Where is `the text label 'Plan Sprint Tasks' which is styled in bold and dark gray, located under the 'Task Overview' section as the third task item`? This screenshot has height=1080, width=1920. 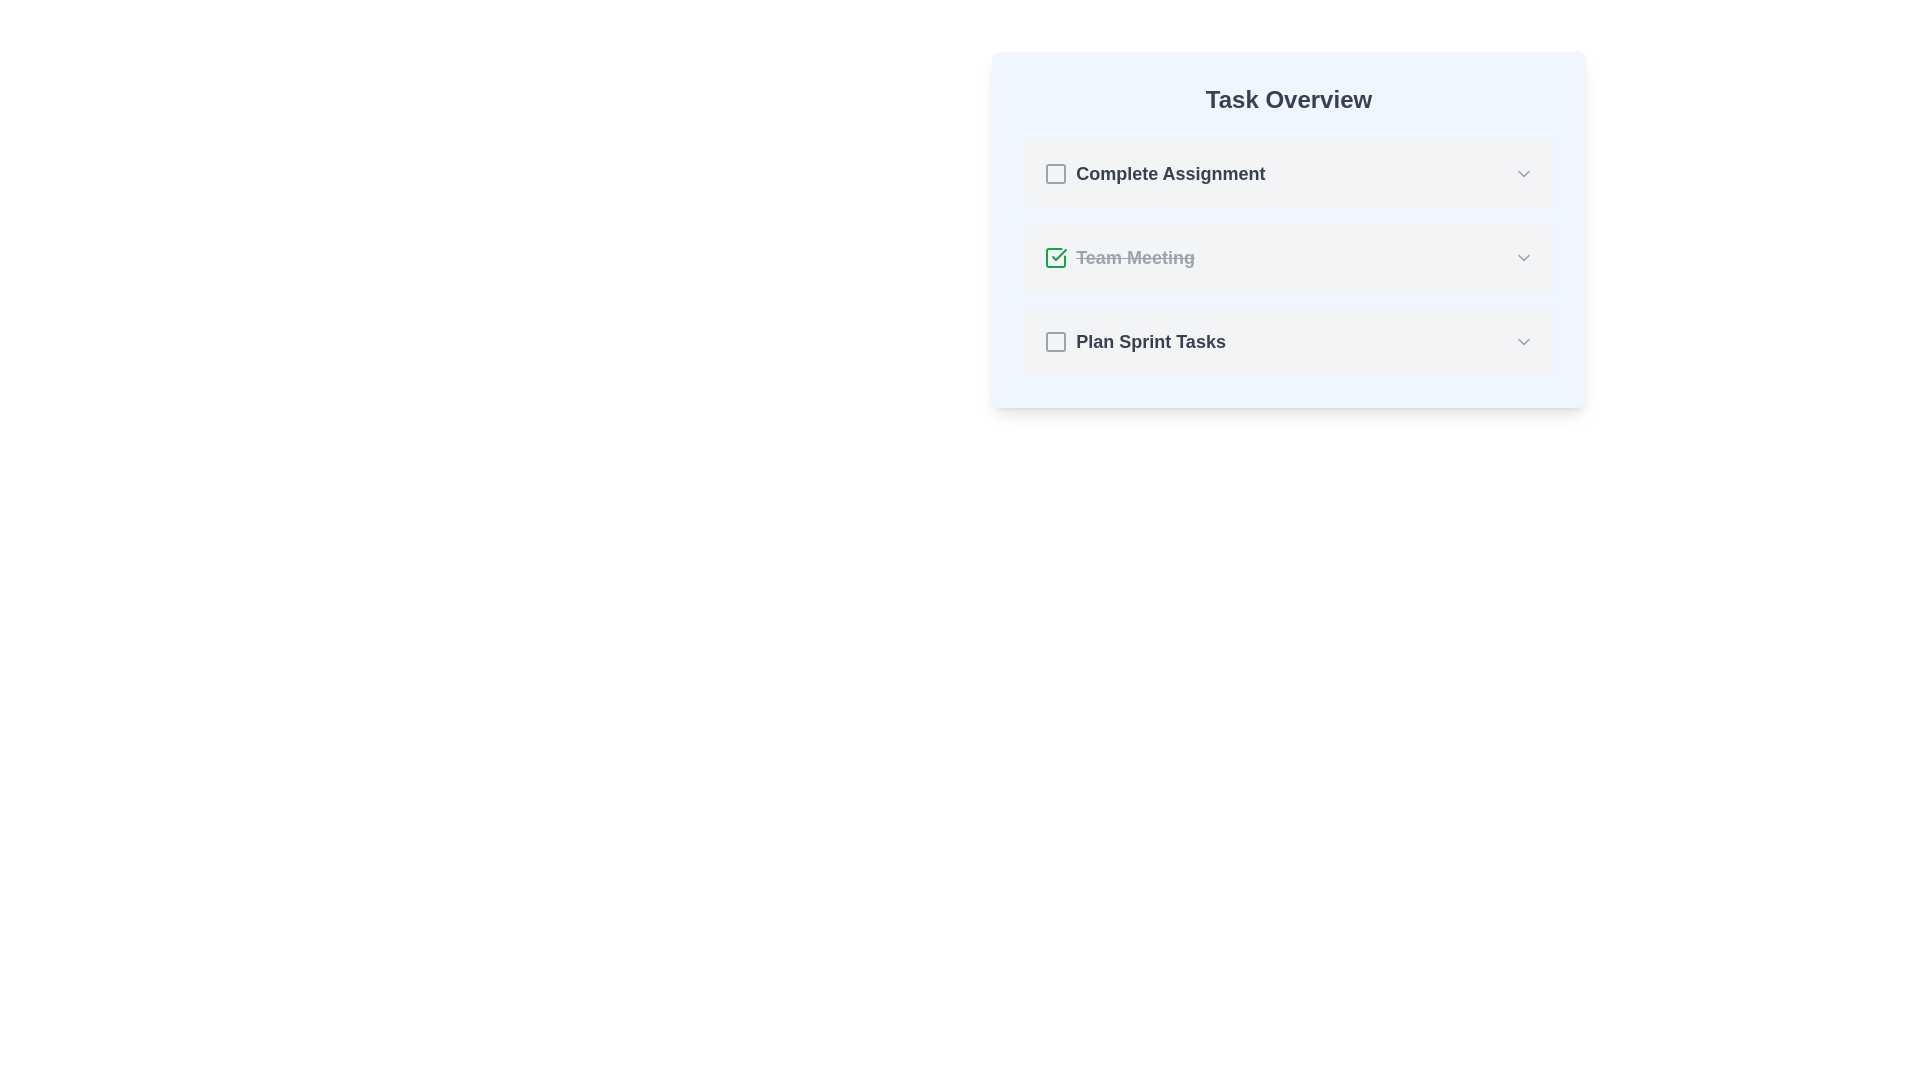 the text label 'Plan Sprint Tasks' which is styled in bold and dark gray, located under the 'Task Overview' section as the third task item is located at coordinates (1151, 341).